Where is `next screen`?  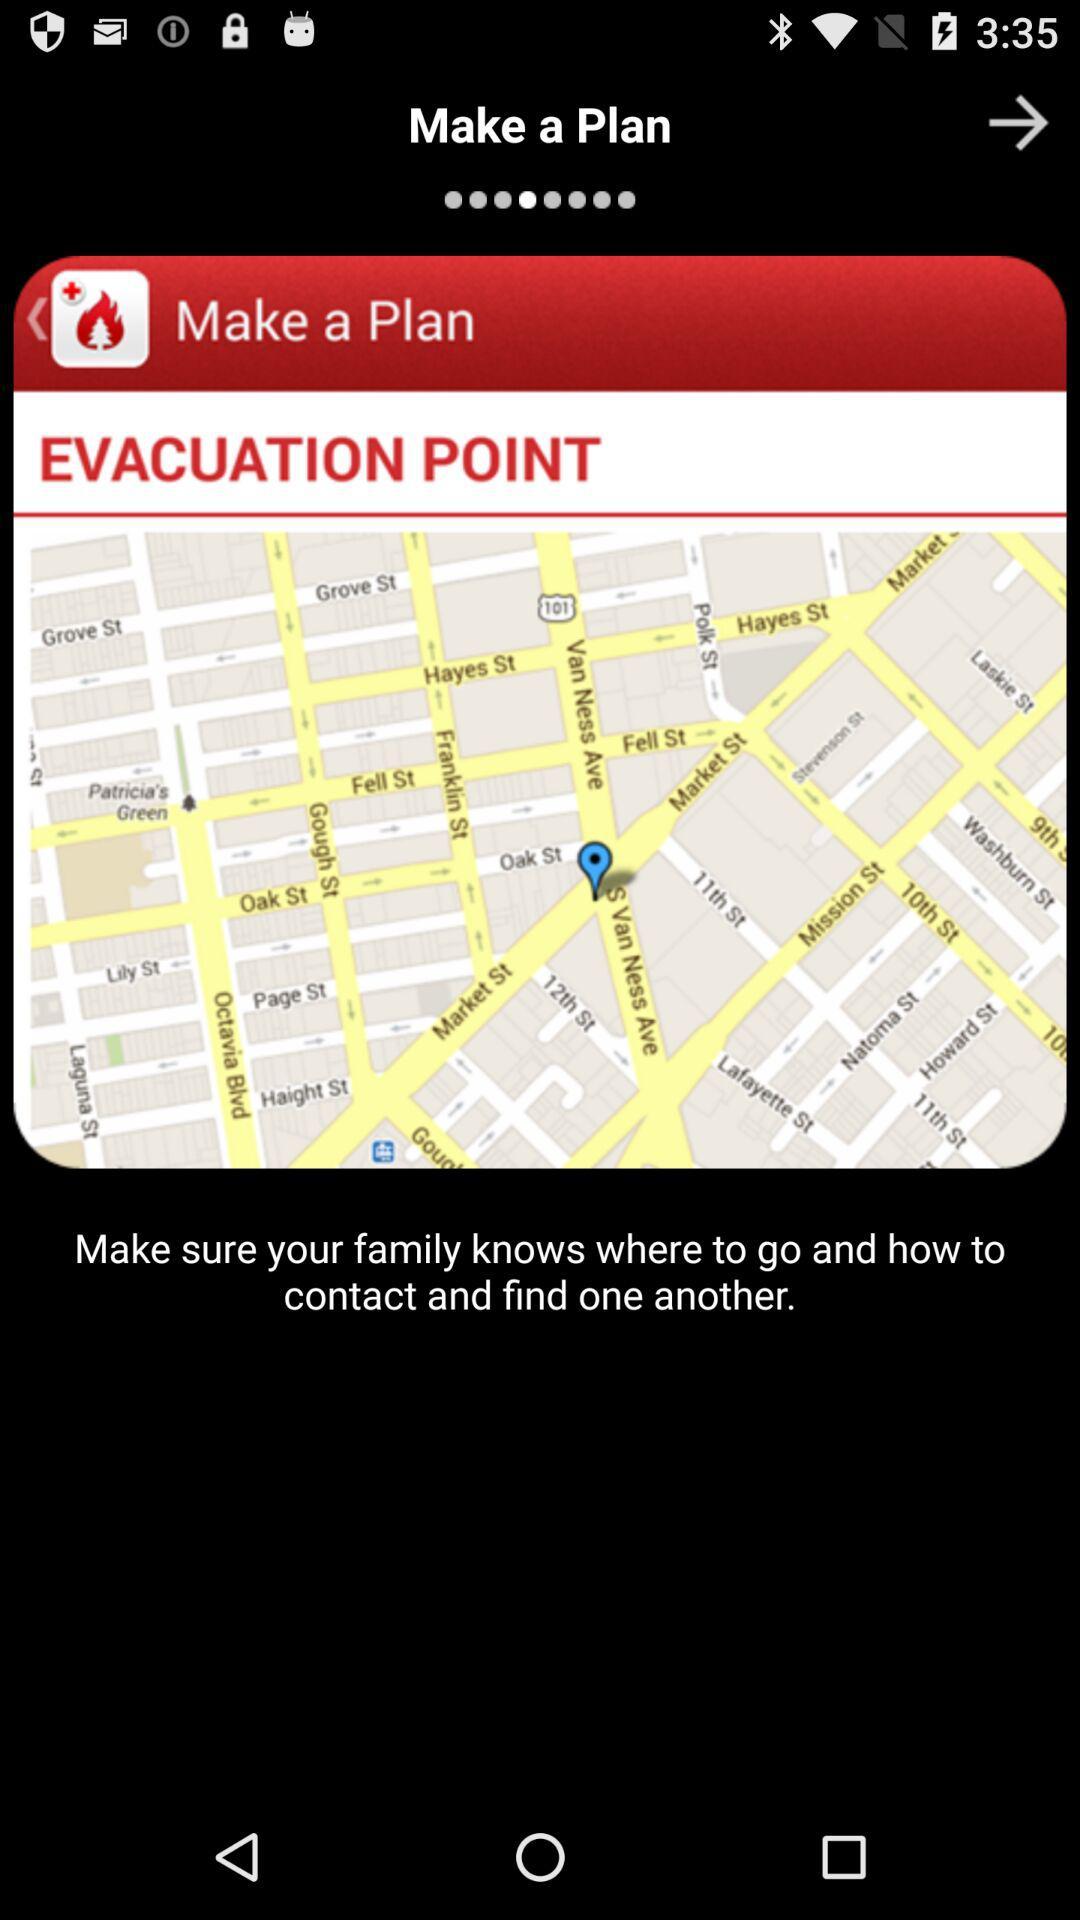
next screen is located at coordinates (1018, 121).